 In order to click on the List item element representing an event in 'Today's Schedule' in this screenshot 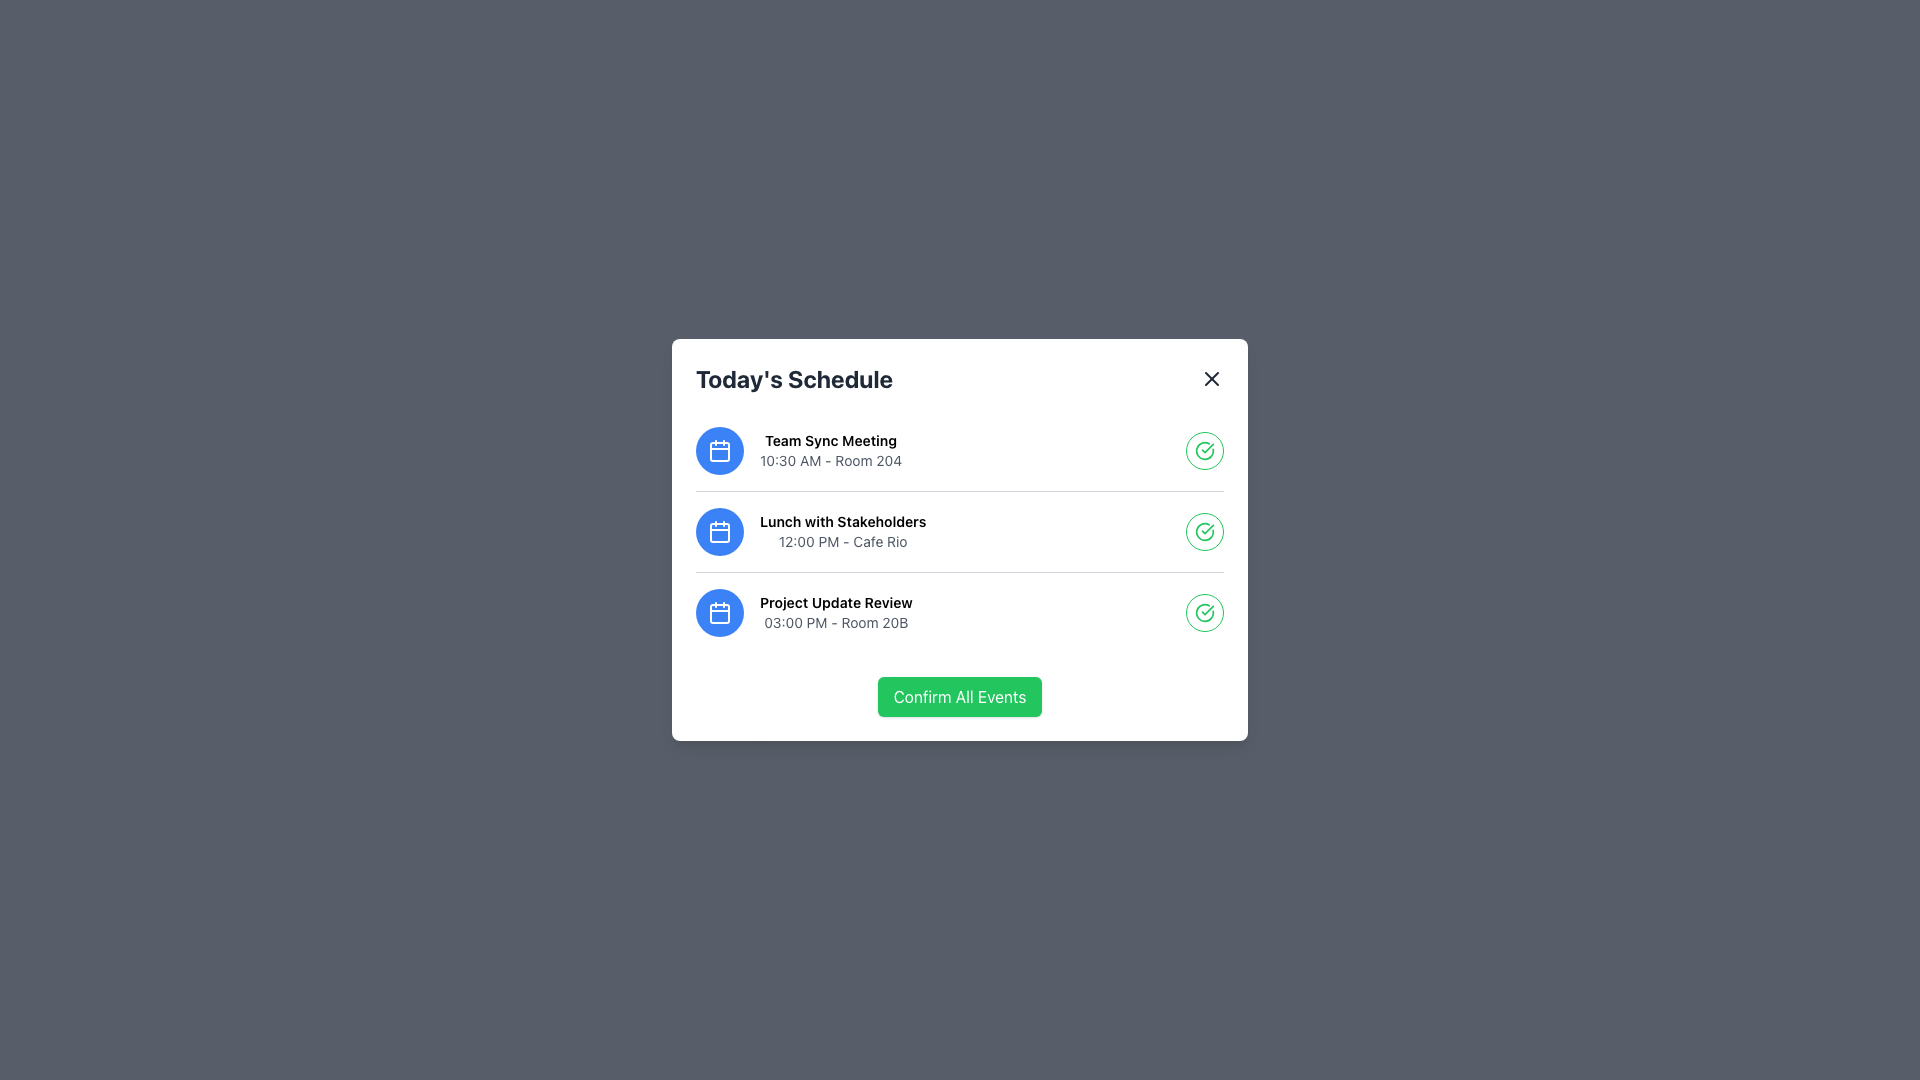, I will do `click(960, 530)`.